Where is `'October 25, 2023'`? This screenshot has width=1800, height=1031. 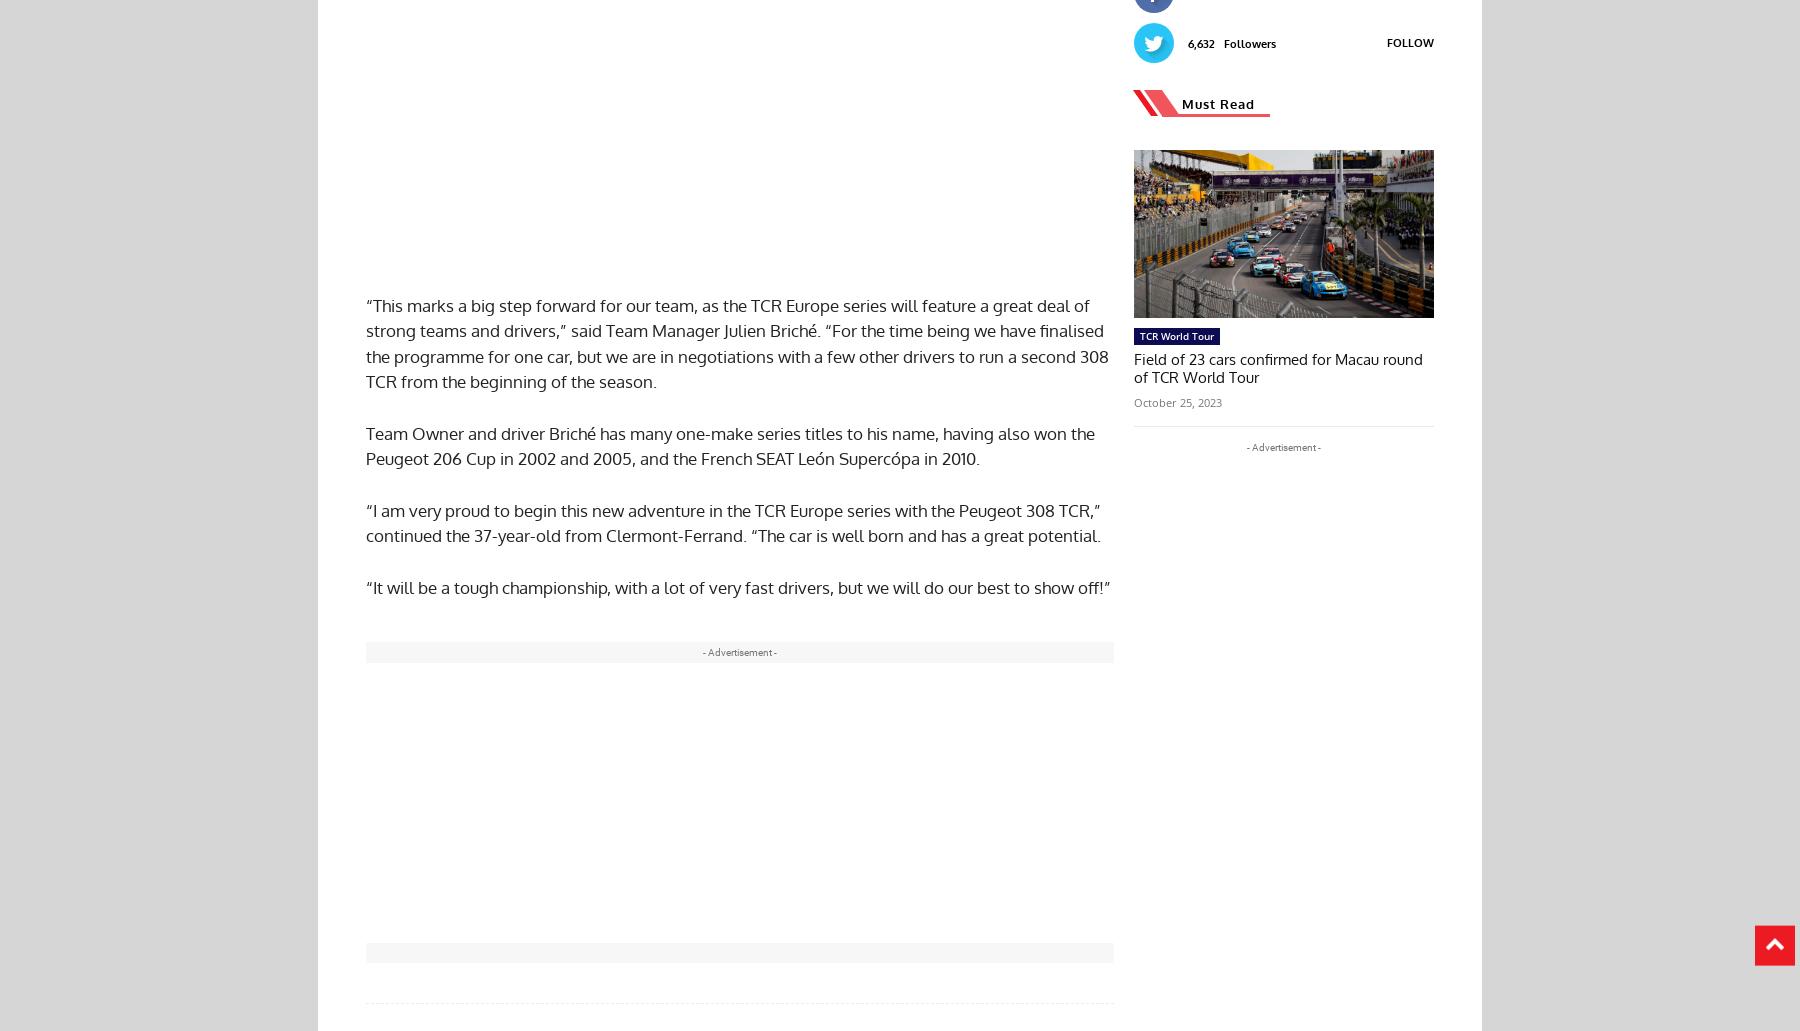 'October 25, 2023' is located at coordinates (1133, 400).